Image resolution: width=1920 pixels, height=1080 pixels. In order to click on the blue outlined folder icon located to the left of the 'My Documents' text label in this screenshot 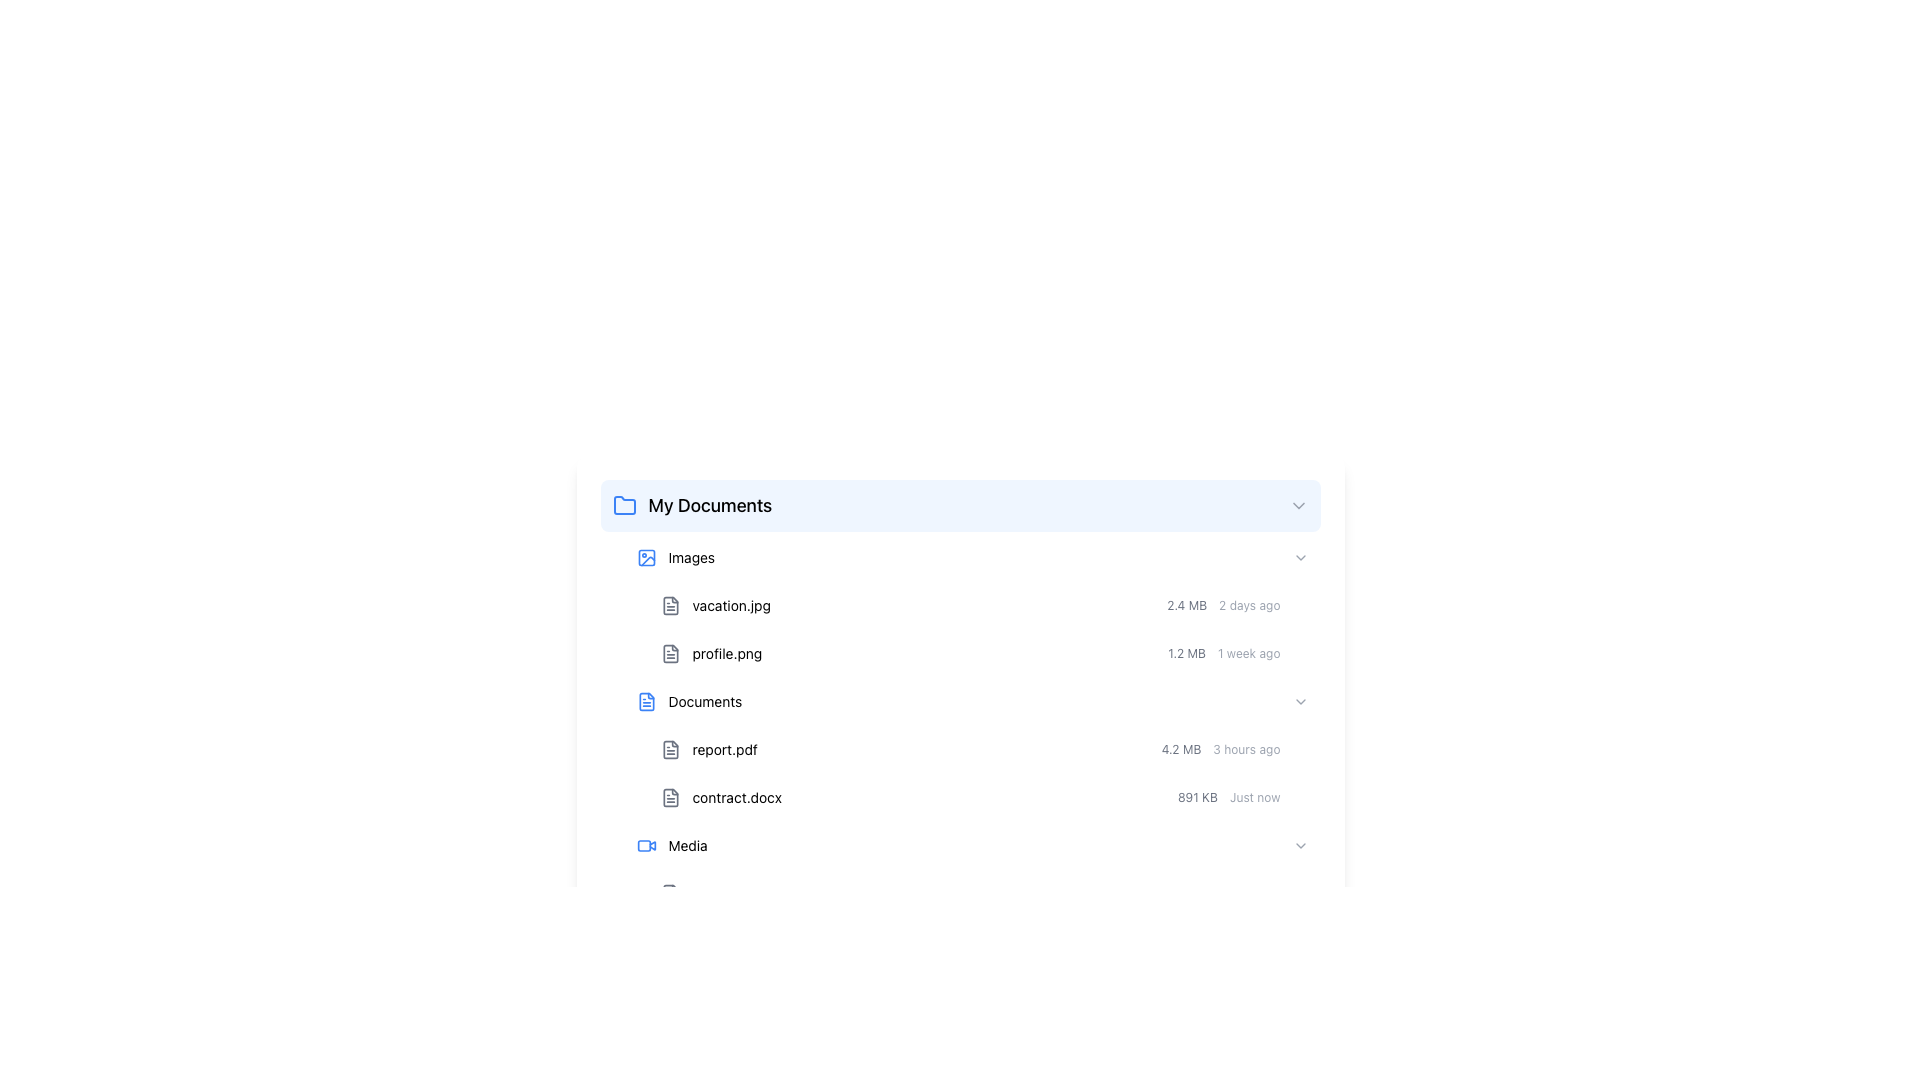, I will do `click(623, 504)`.